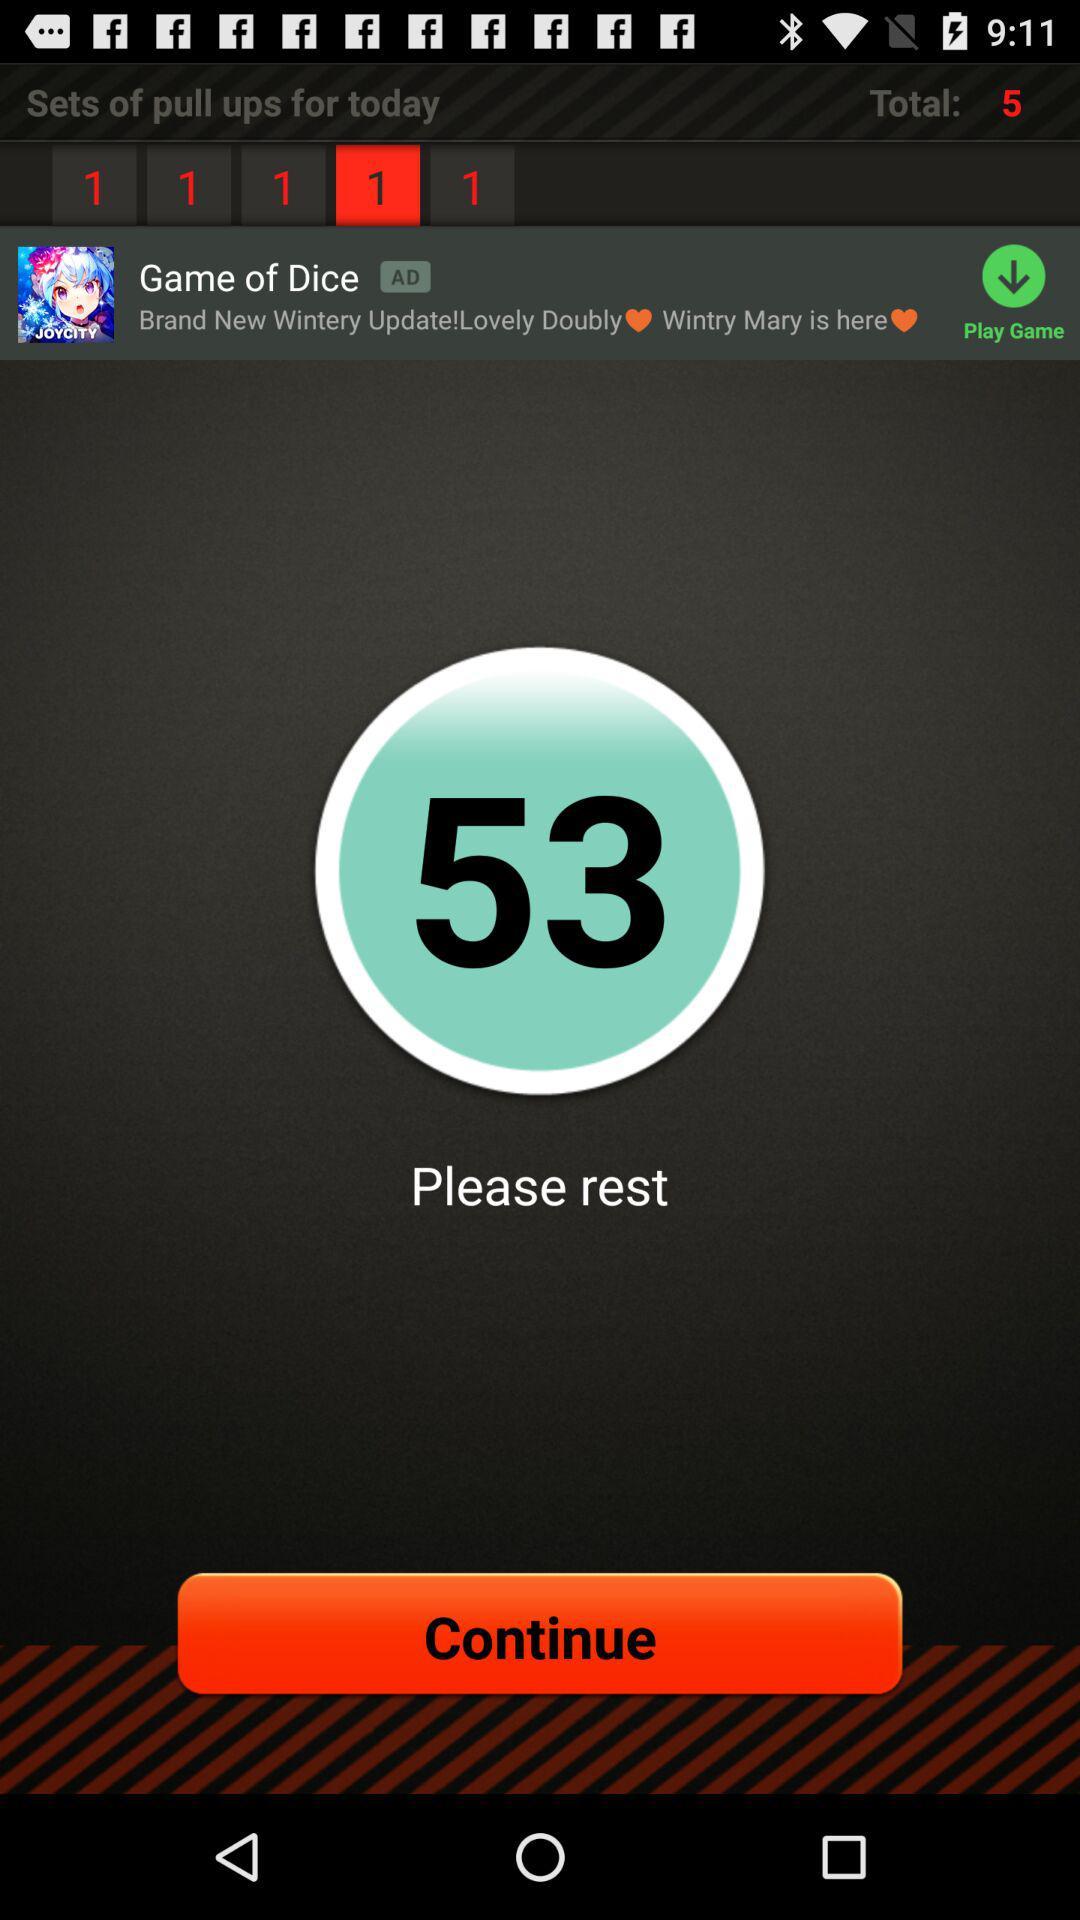  What do you see at coordinates (64, 293) in the screenshot?
I see `the icon to the left of the game of dice icon` at bounding box center [64, 293].